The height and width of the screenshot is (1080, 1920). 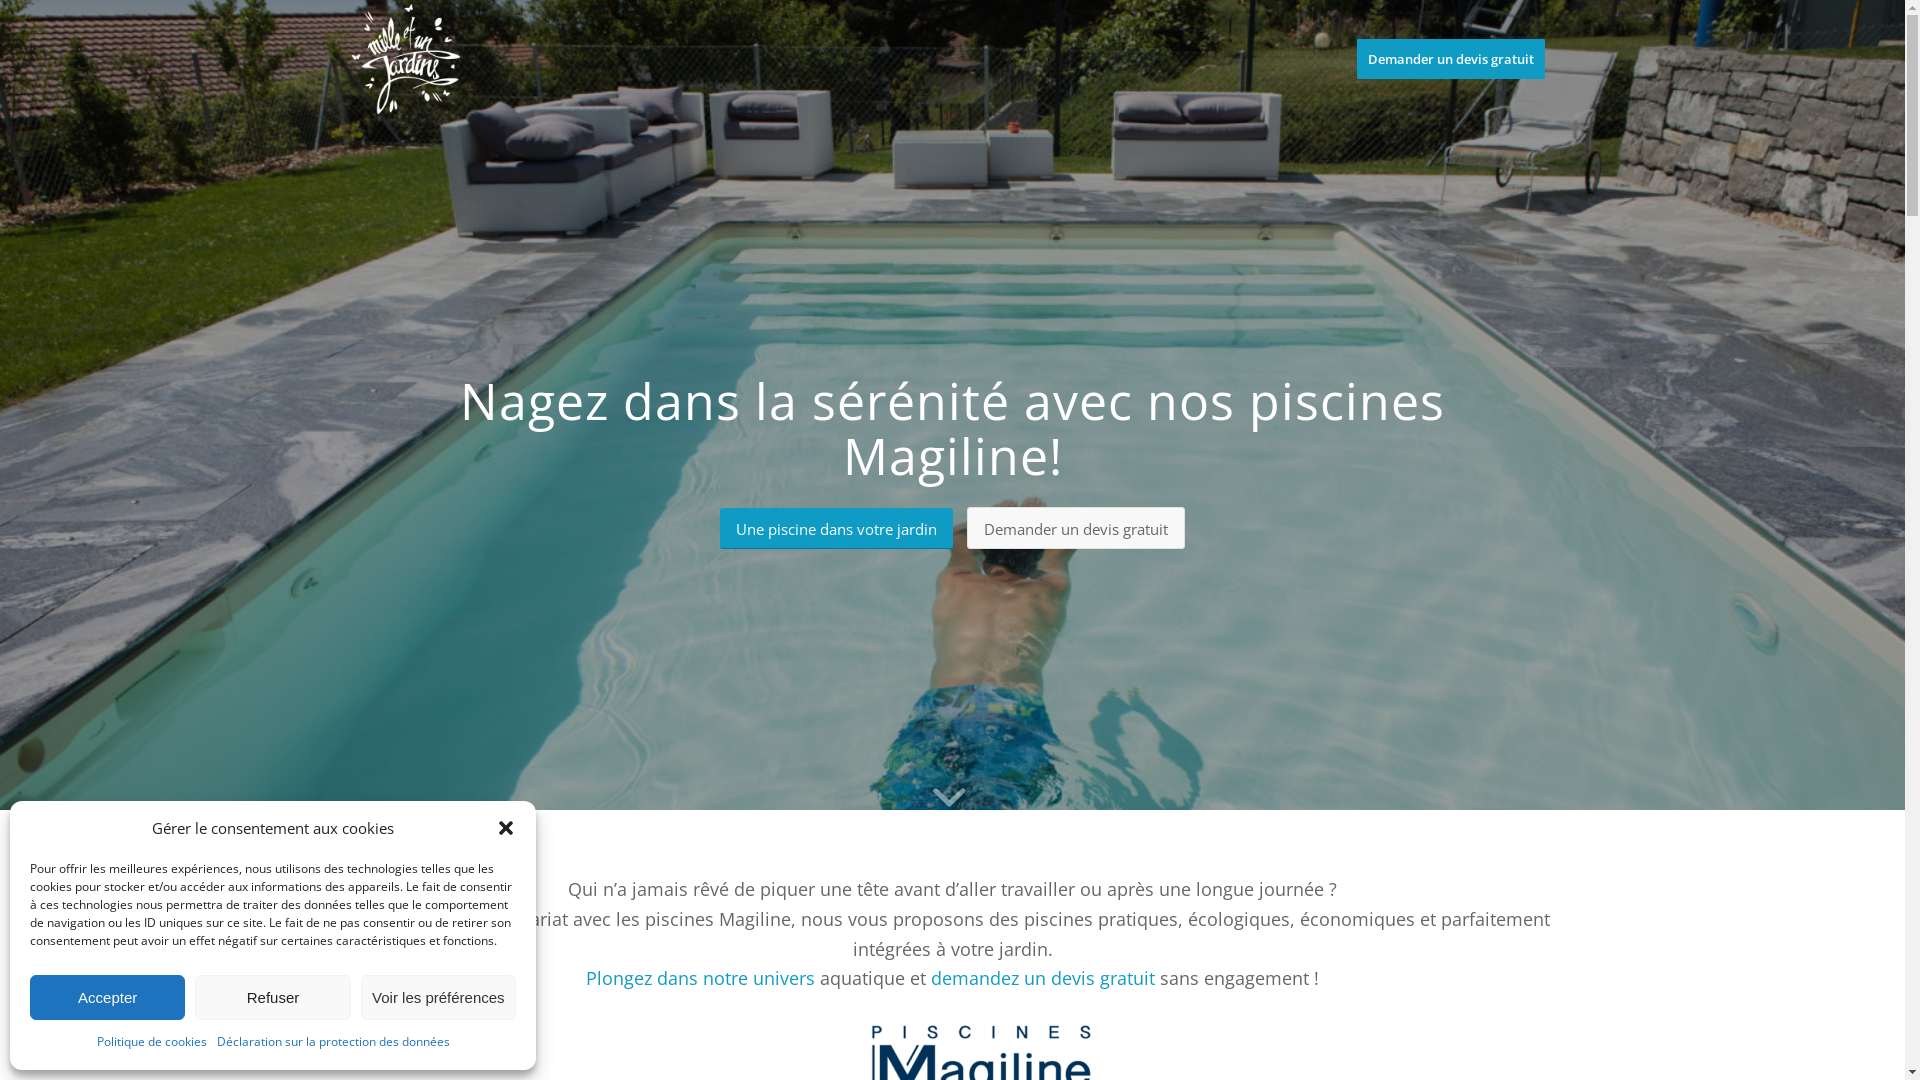 What do you see at coordinates (1074, 527) in the screenshot?
I see `'Demander un devis gratuit'` at bounding box center [1074, 527].